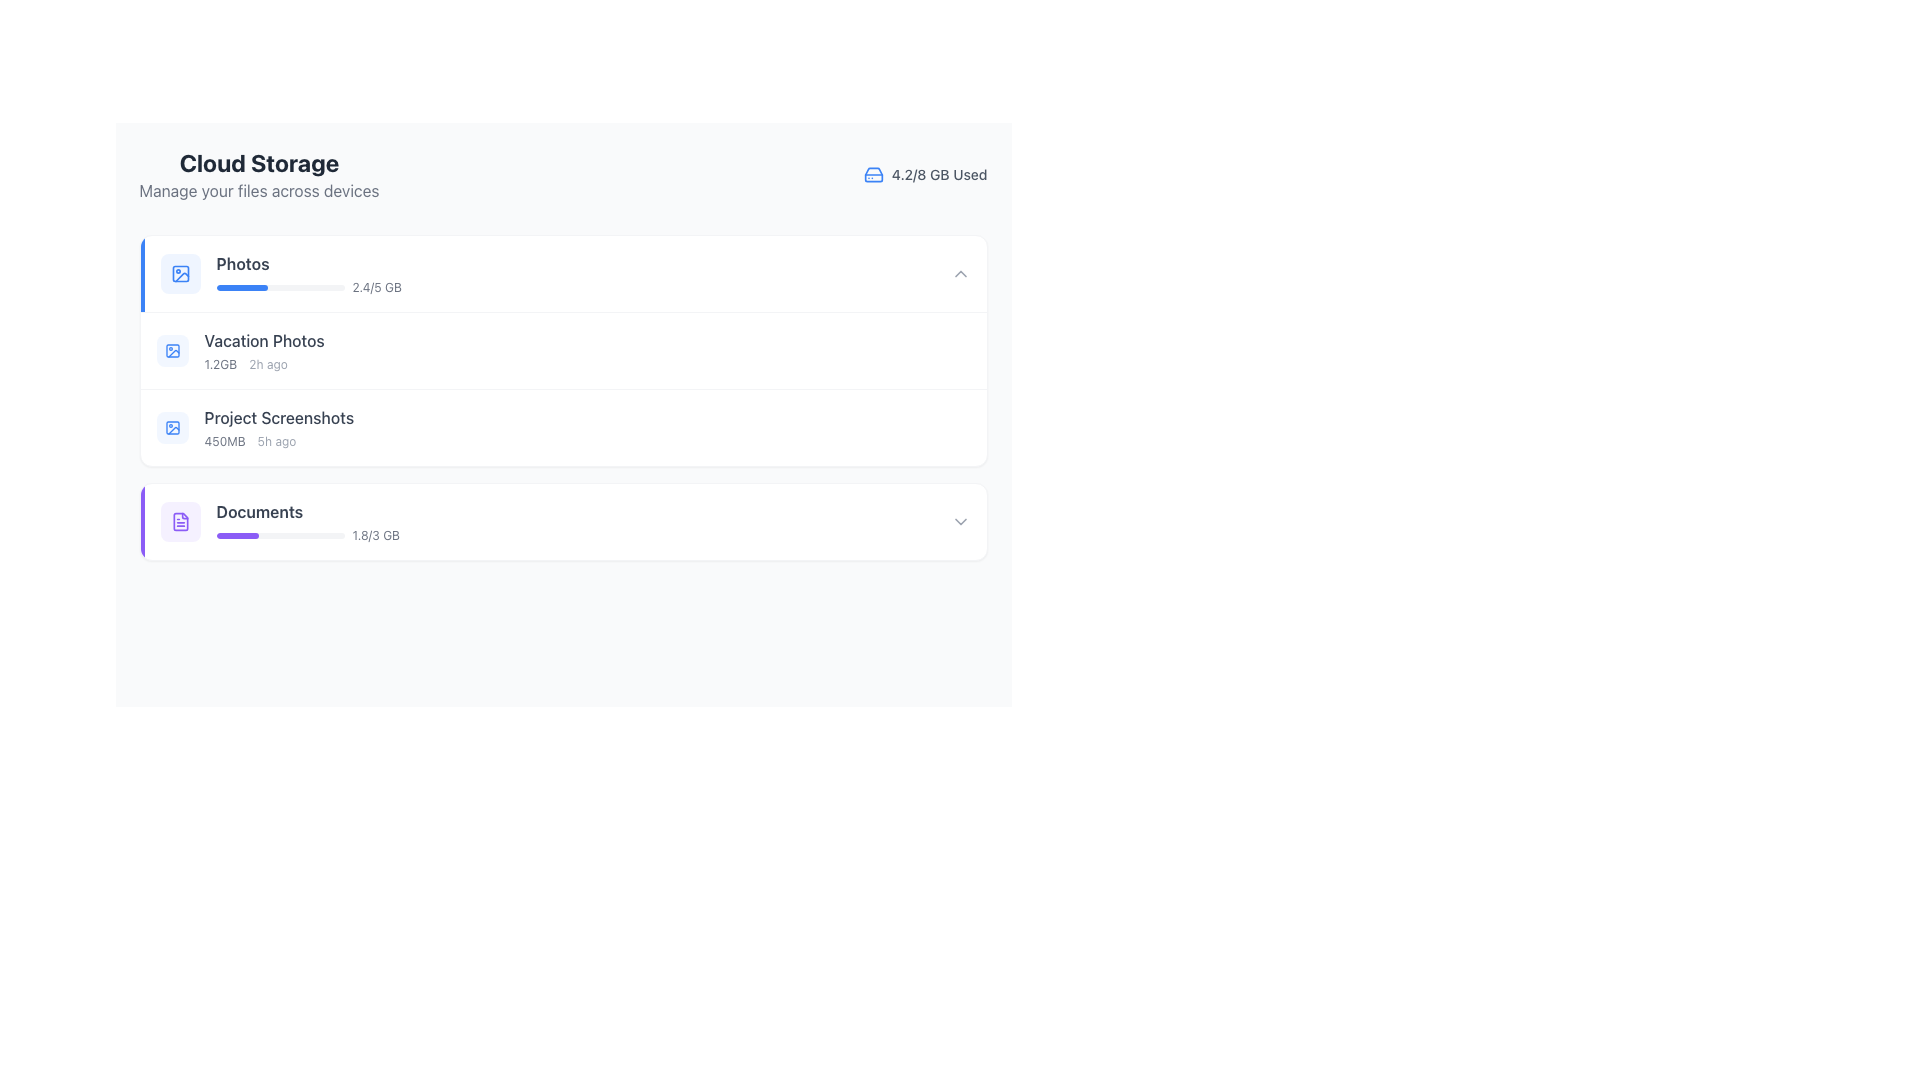 This screenshot has width=1920, height=1080. Describe the element at coordinates (263, 350) in the screenshot. I see `the list item displaying file attributes` at that location.